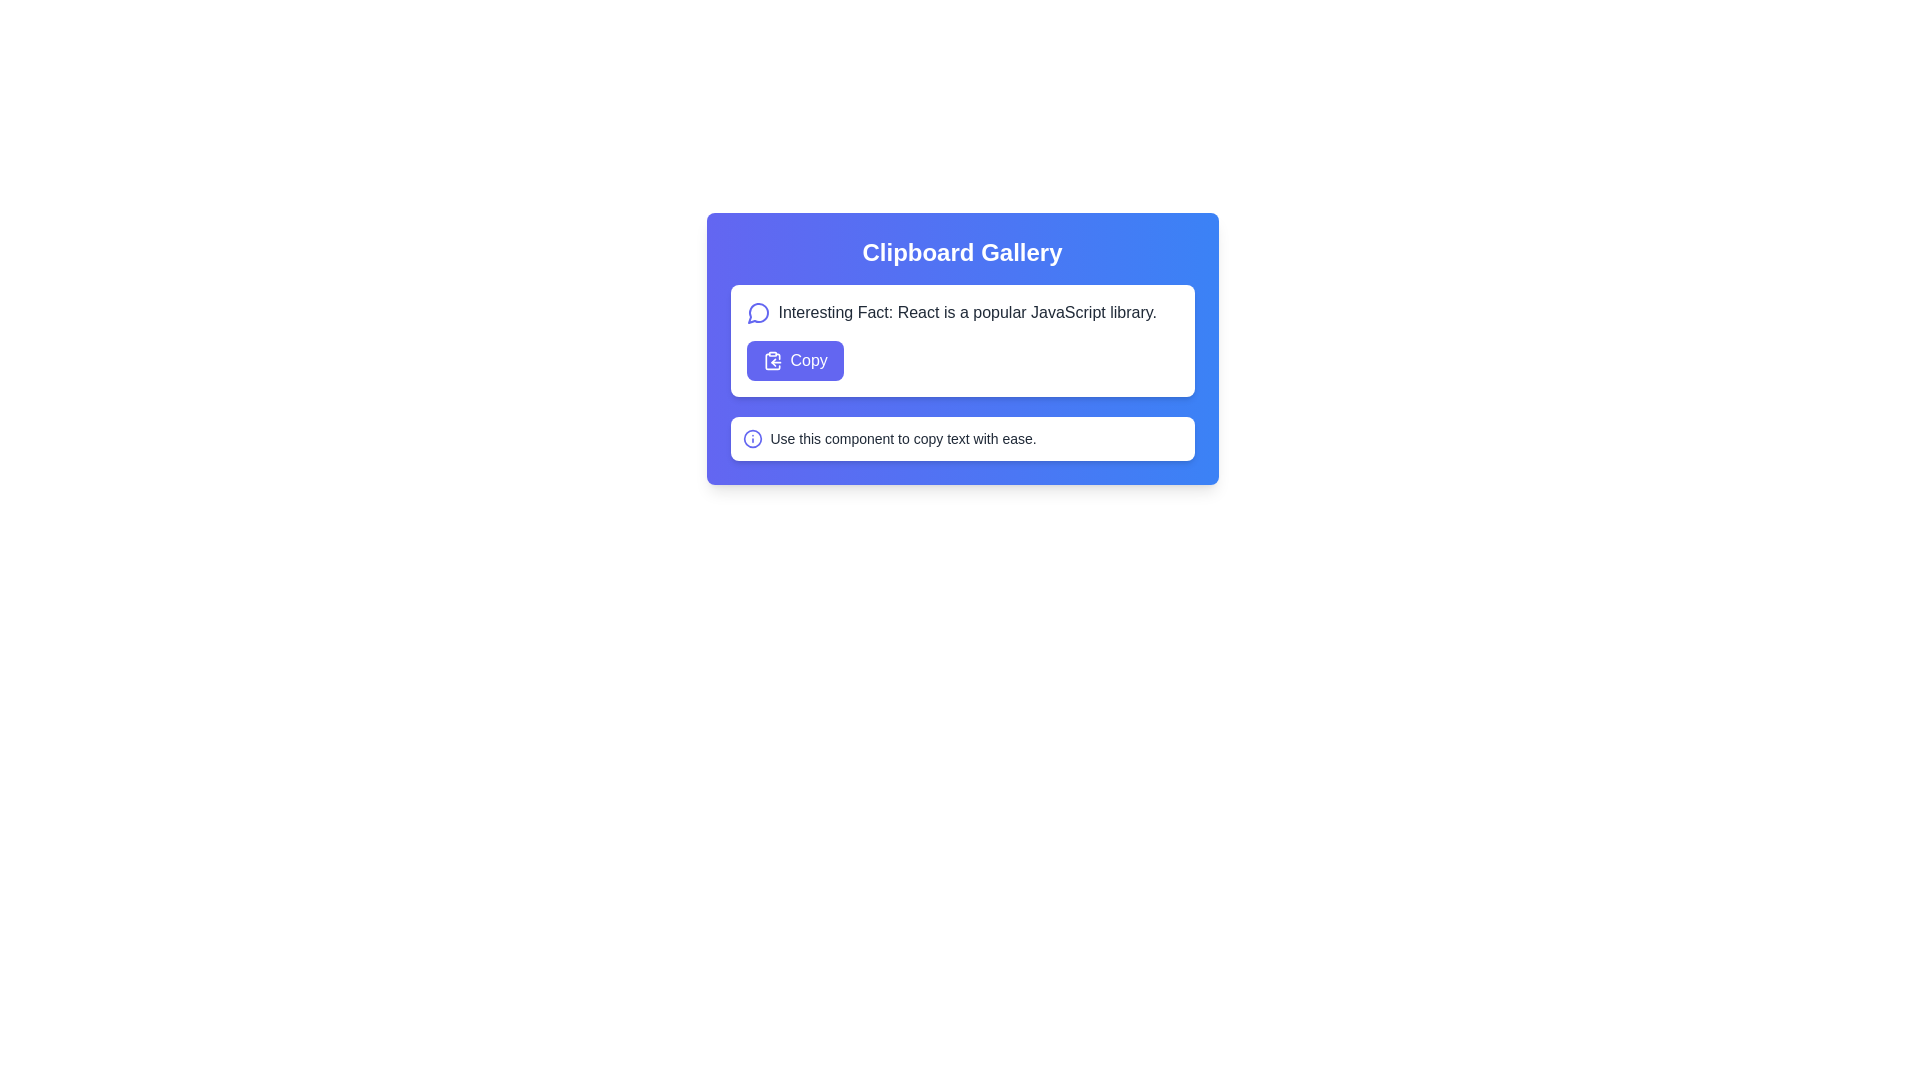 This screenshot has width=1920, height=1080. Describe the element at coordinates (794, 361) in the screenshot. I see `the 'Copy' button with an indigo background and clipboard icon` at that location.